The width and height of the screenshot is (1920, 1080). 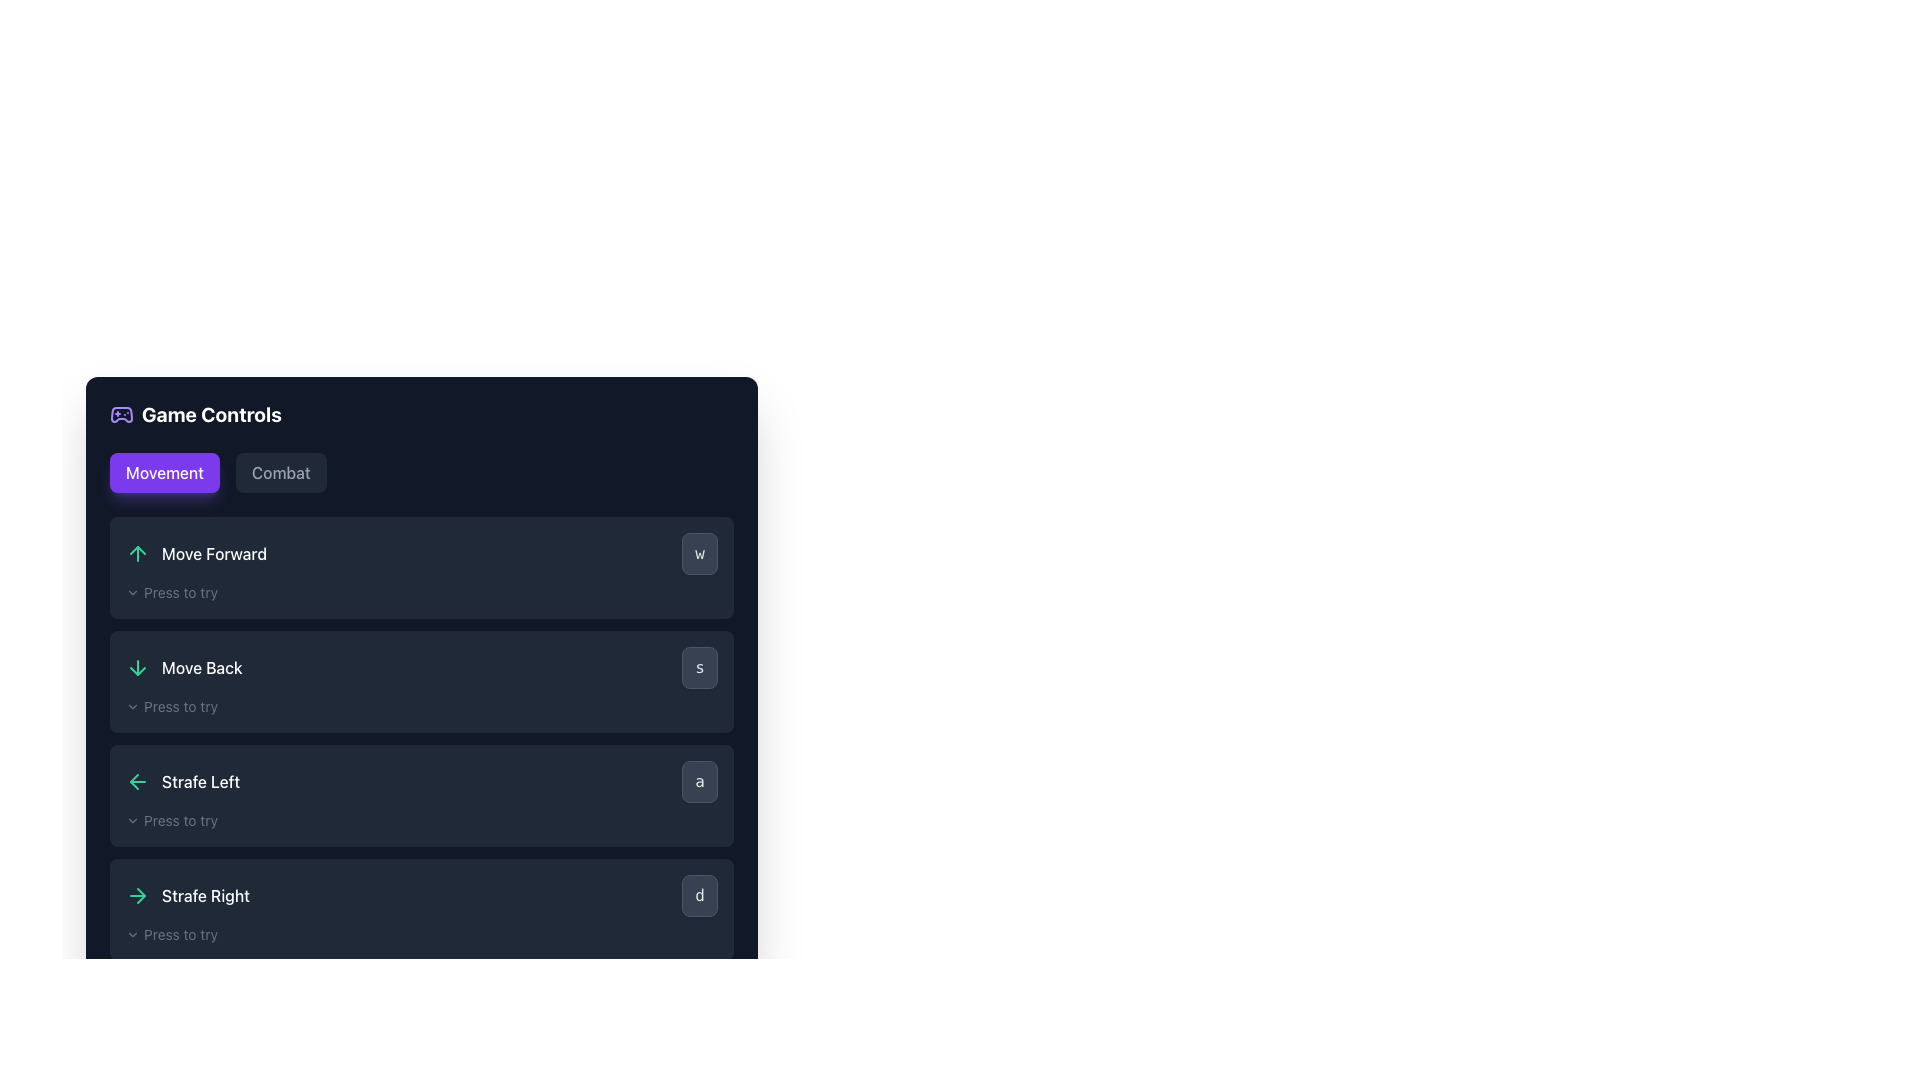 What do you see at coordinates (182, 781) in the screenshot?
I see `the label element displaying the text 'Strafe Left' with a leftward-pointing arrow icon, styled in green and featuring bold white text` at bounding box center [182, 781].